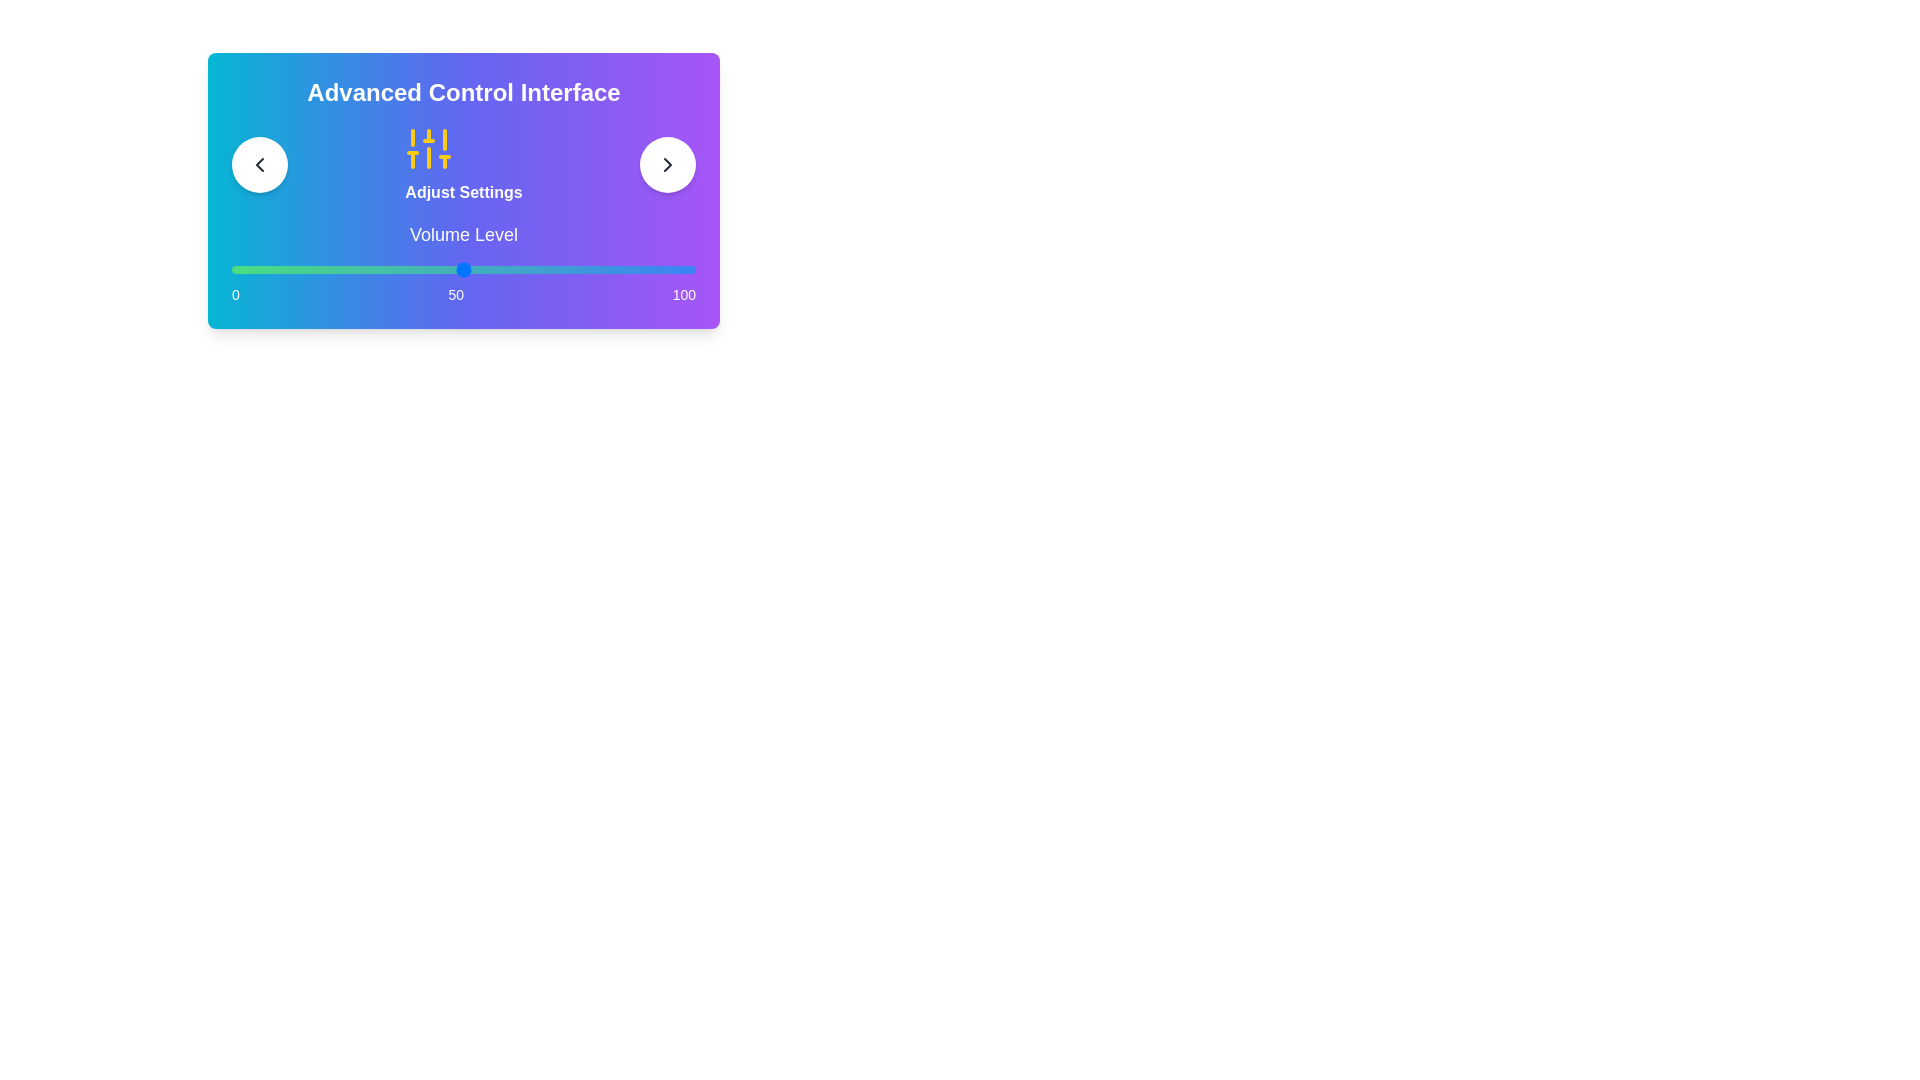 This screenshot has width=1920, height=1080. What do you see at coordinates (654, 270) in the screenshot?
I see `the slider to set the value to 91` at bounding box center [654, 270].